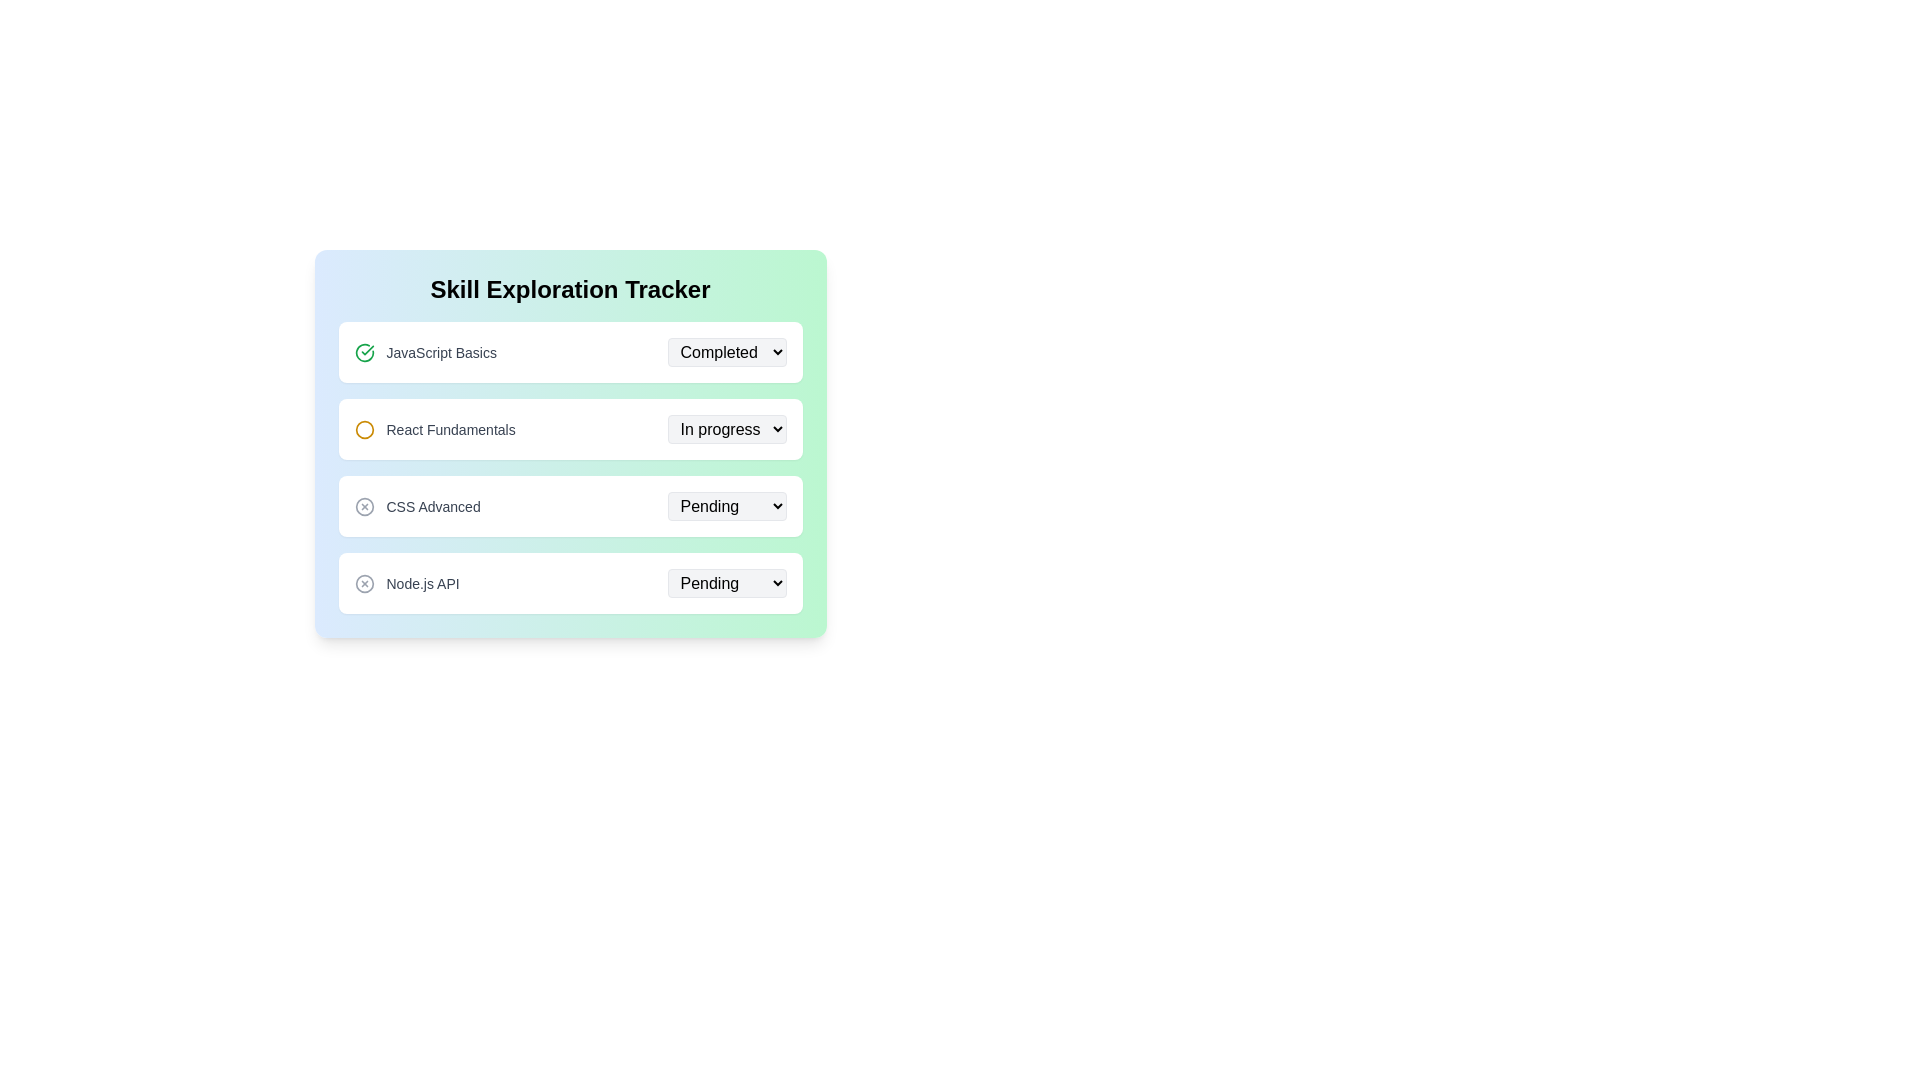 The image size is (1920, 1080). What do you see at coordinates (406, 583) in the screenshot?
I see `the Text Label displaying 'Node.js API' which is styled in dark gray, positioned in a card and located fourth in a vertical list, next to the 'Pending' dropdown` at bounding box center [406, 583].